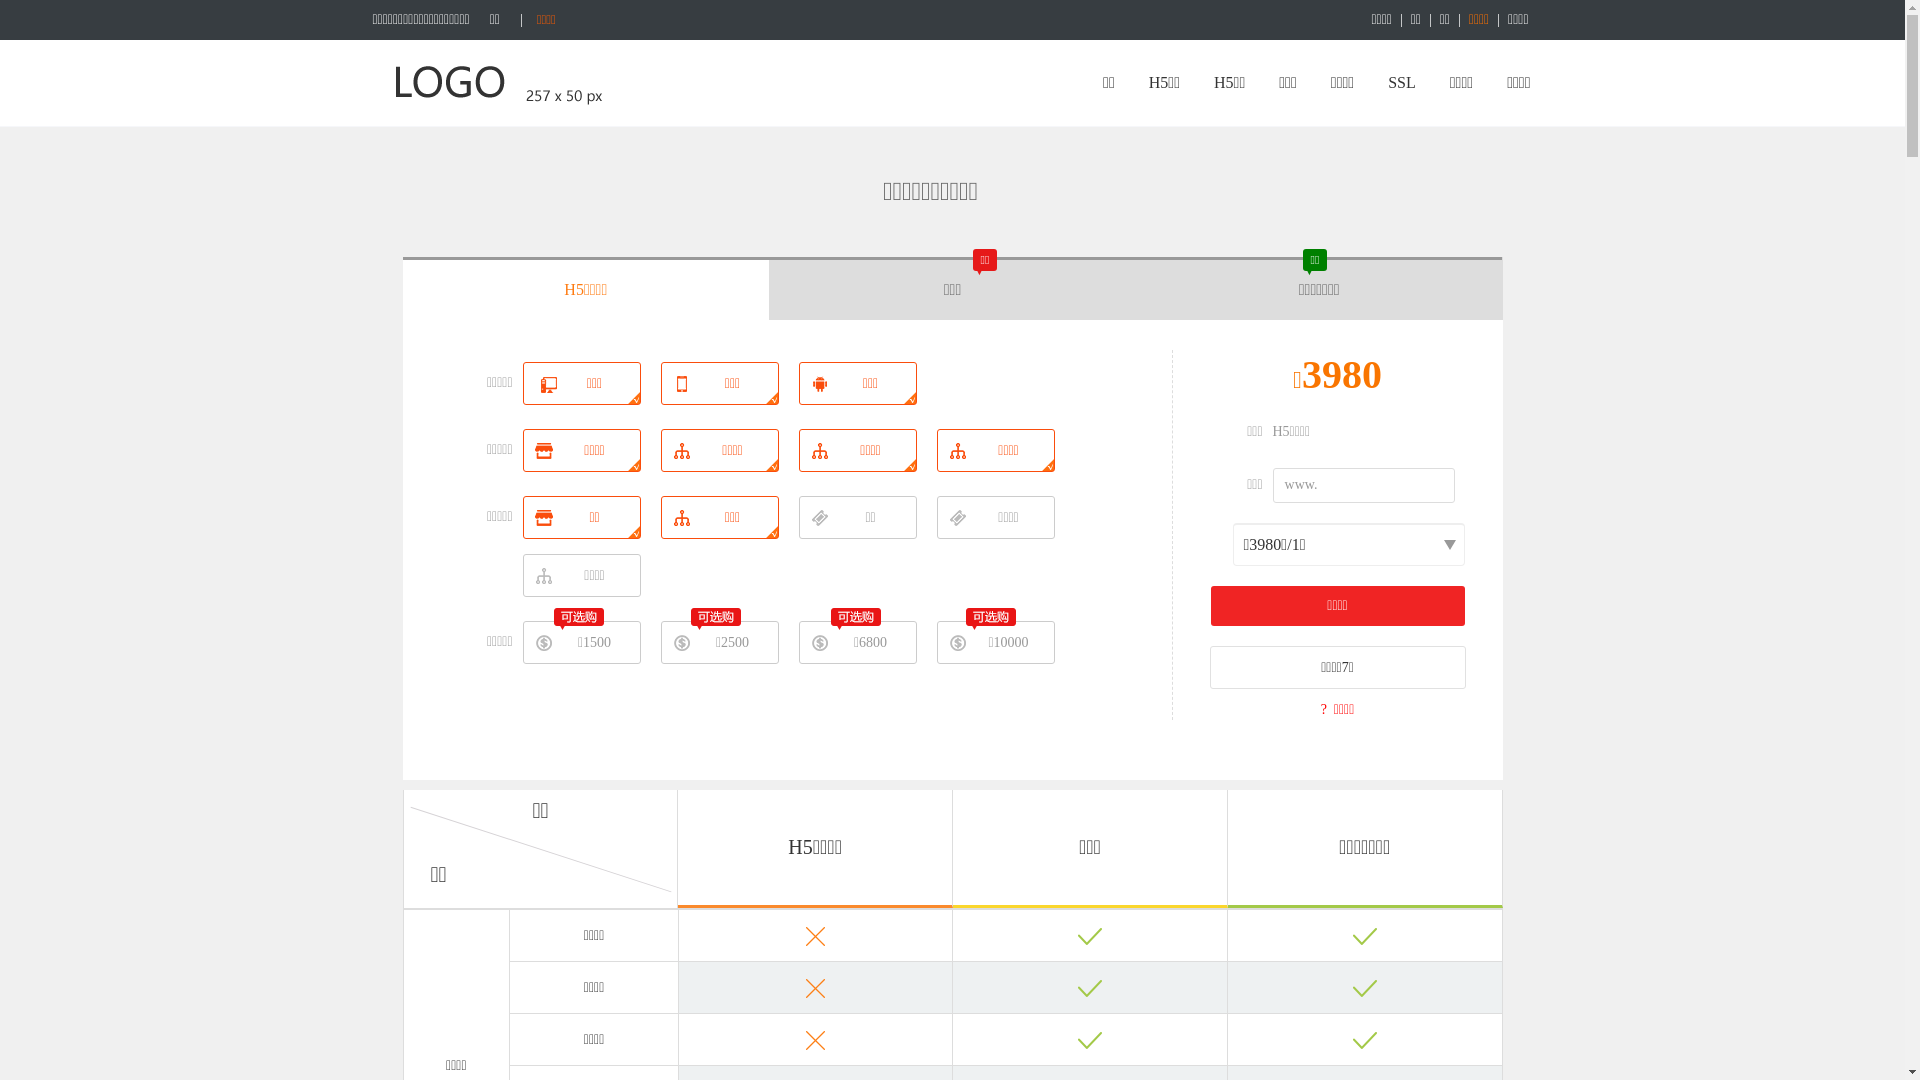 This screenshot has width=1920, height=1080. I want to click on 'SSL', so click(1400, 82).